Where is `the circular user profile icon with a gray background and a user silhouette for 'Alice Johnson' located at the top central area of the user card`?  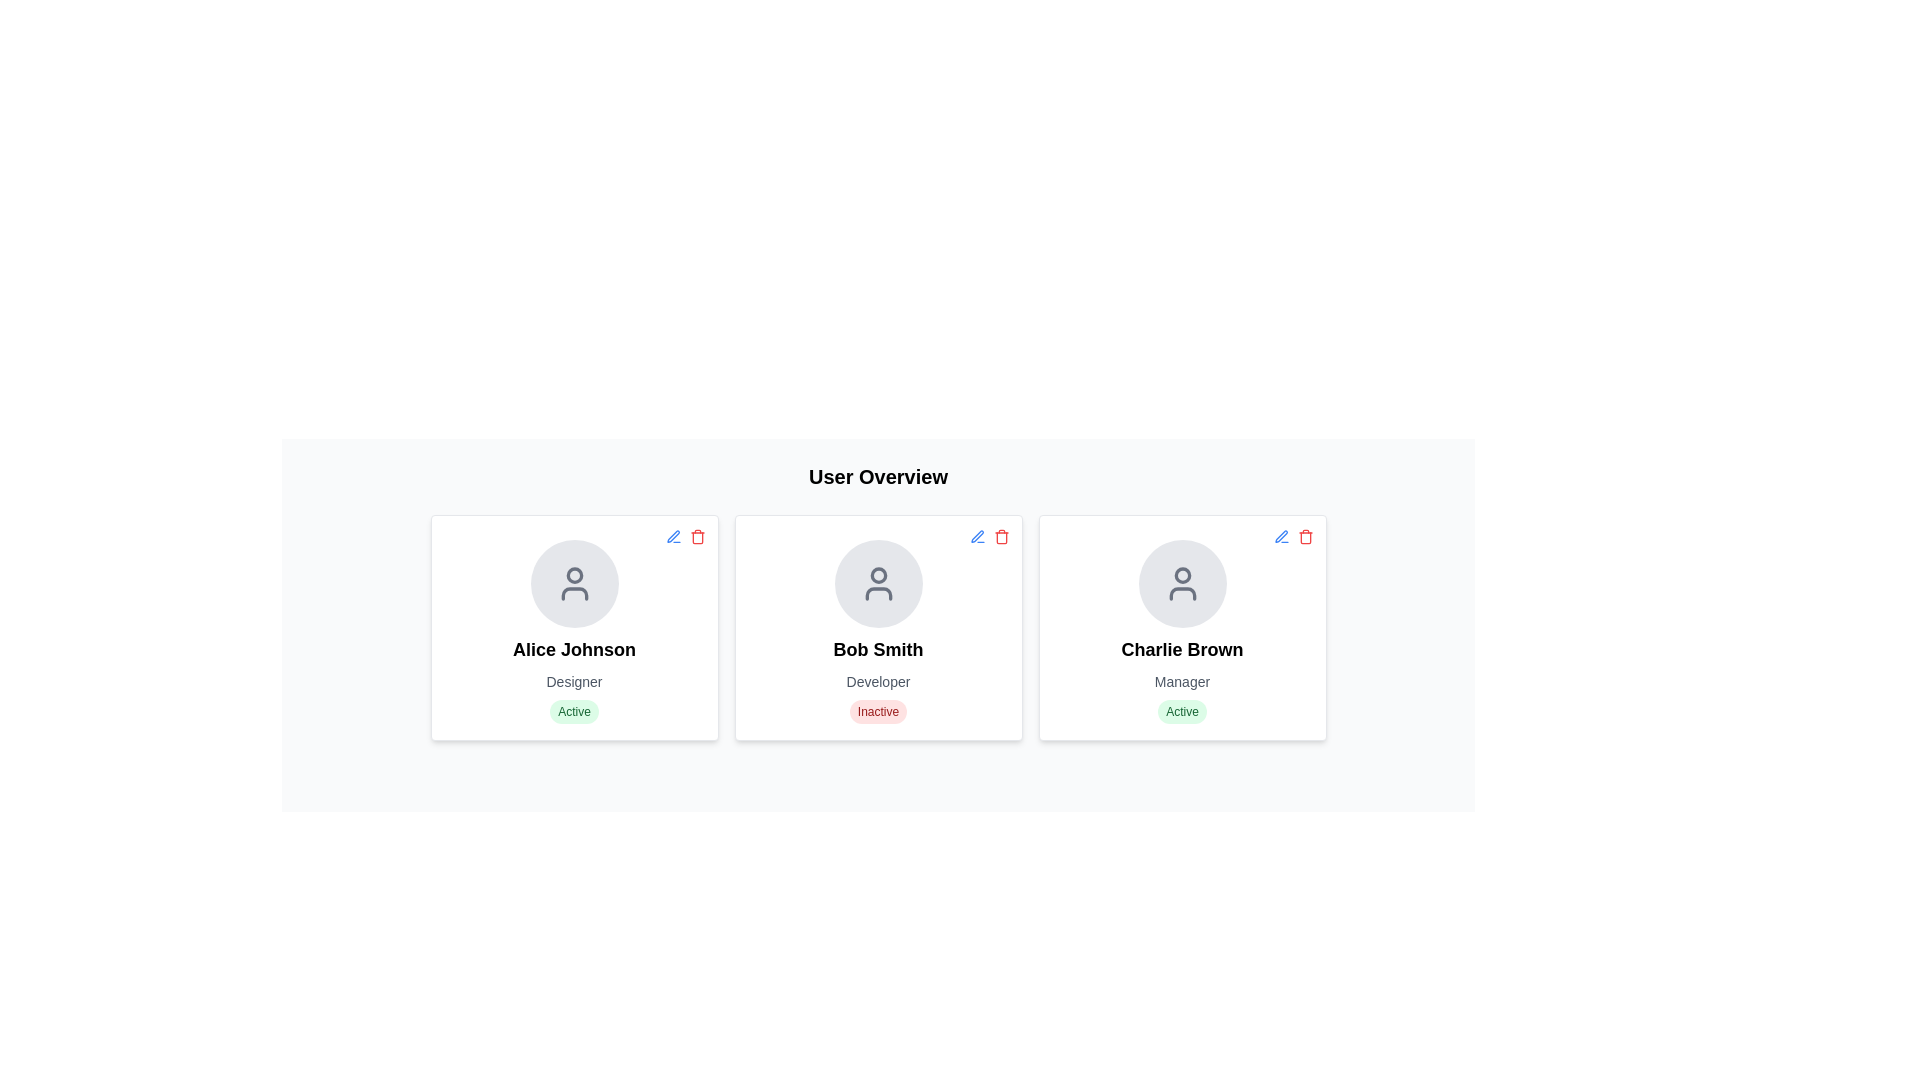
the circular user profile icon with a gray background and a user silhouette for 'Alice Johnson' located at the top central area of the user card is located at coordinates (573, 583).